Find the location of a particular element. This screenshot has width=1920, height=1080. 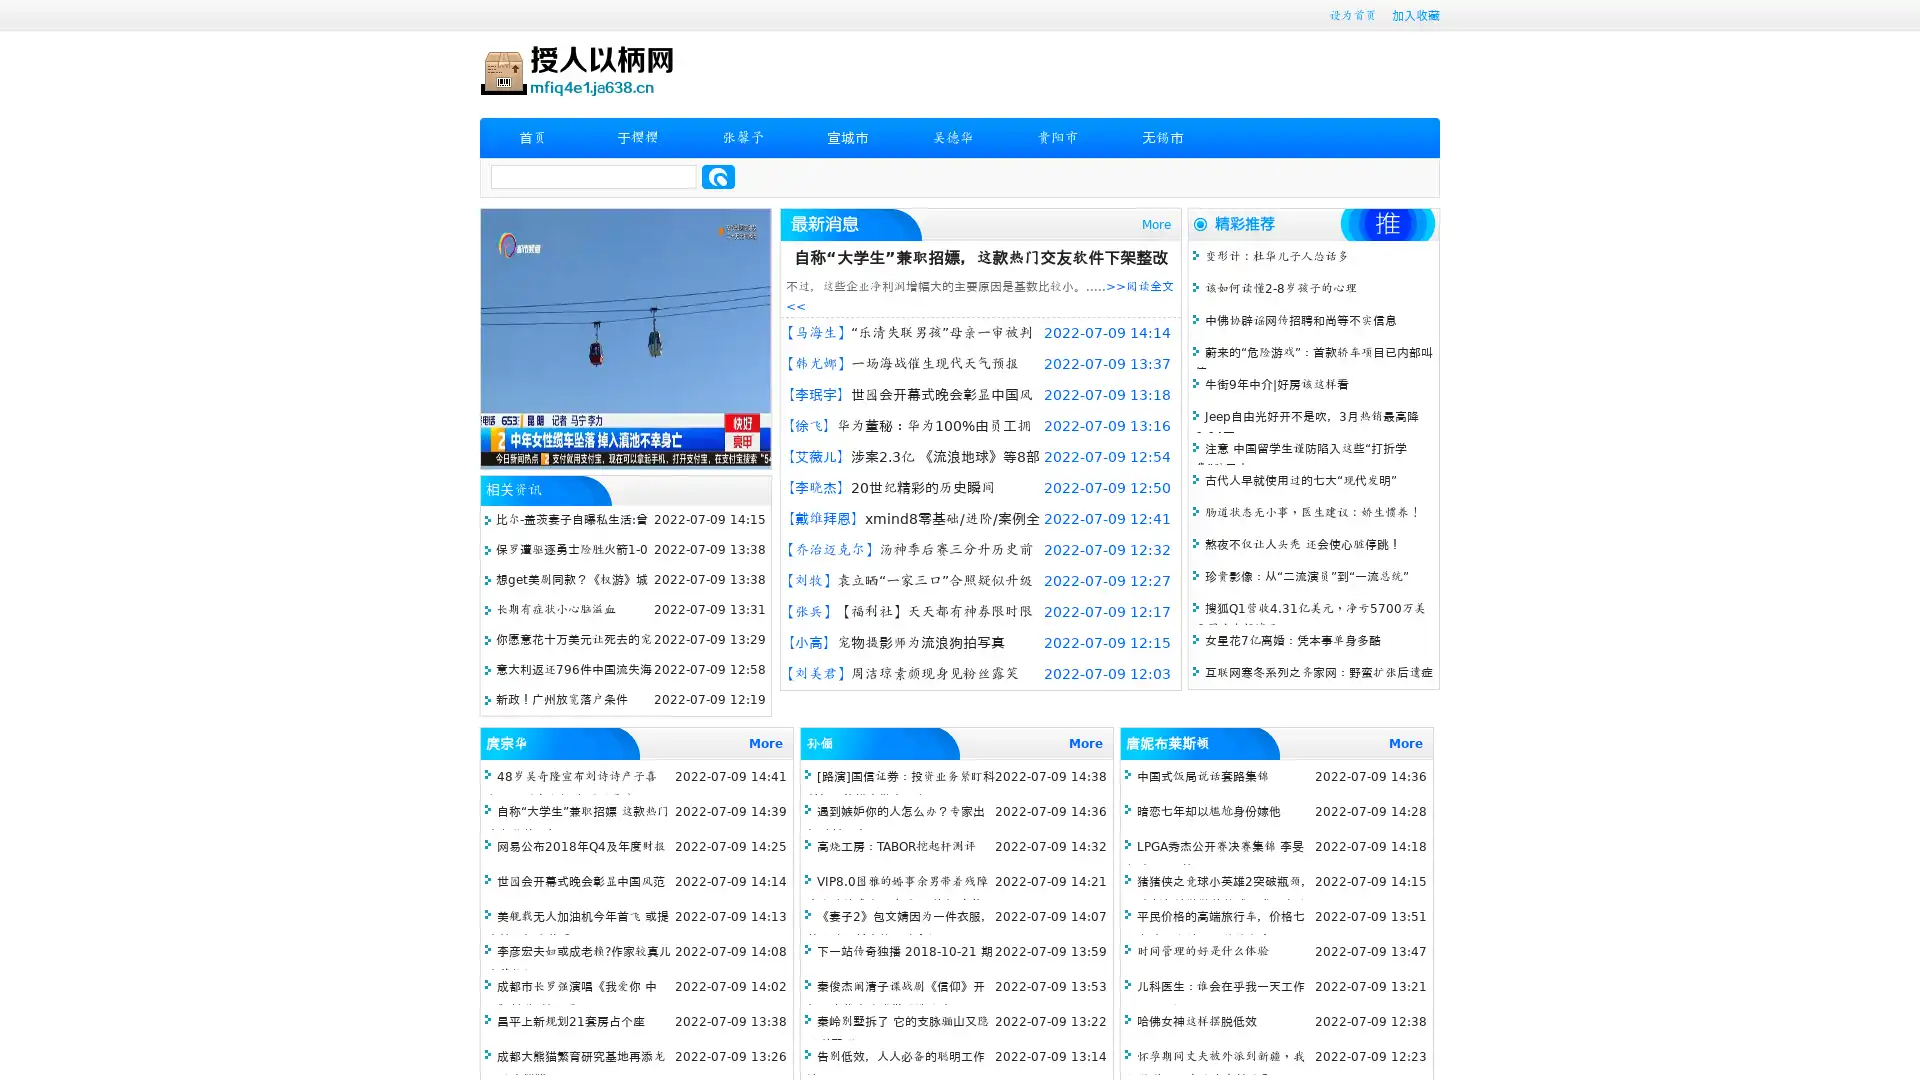

Search is located at coordinates (718, 176).